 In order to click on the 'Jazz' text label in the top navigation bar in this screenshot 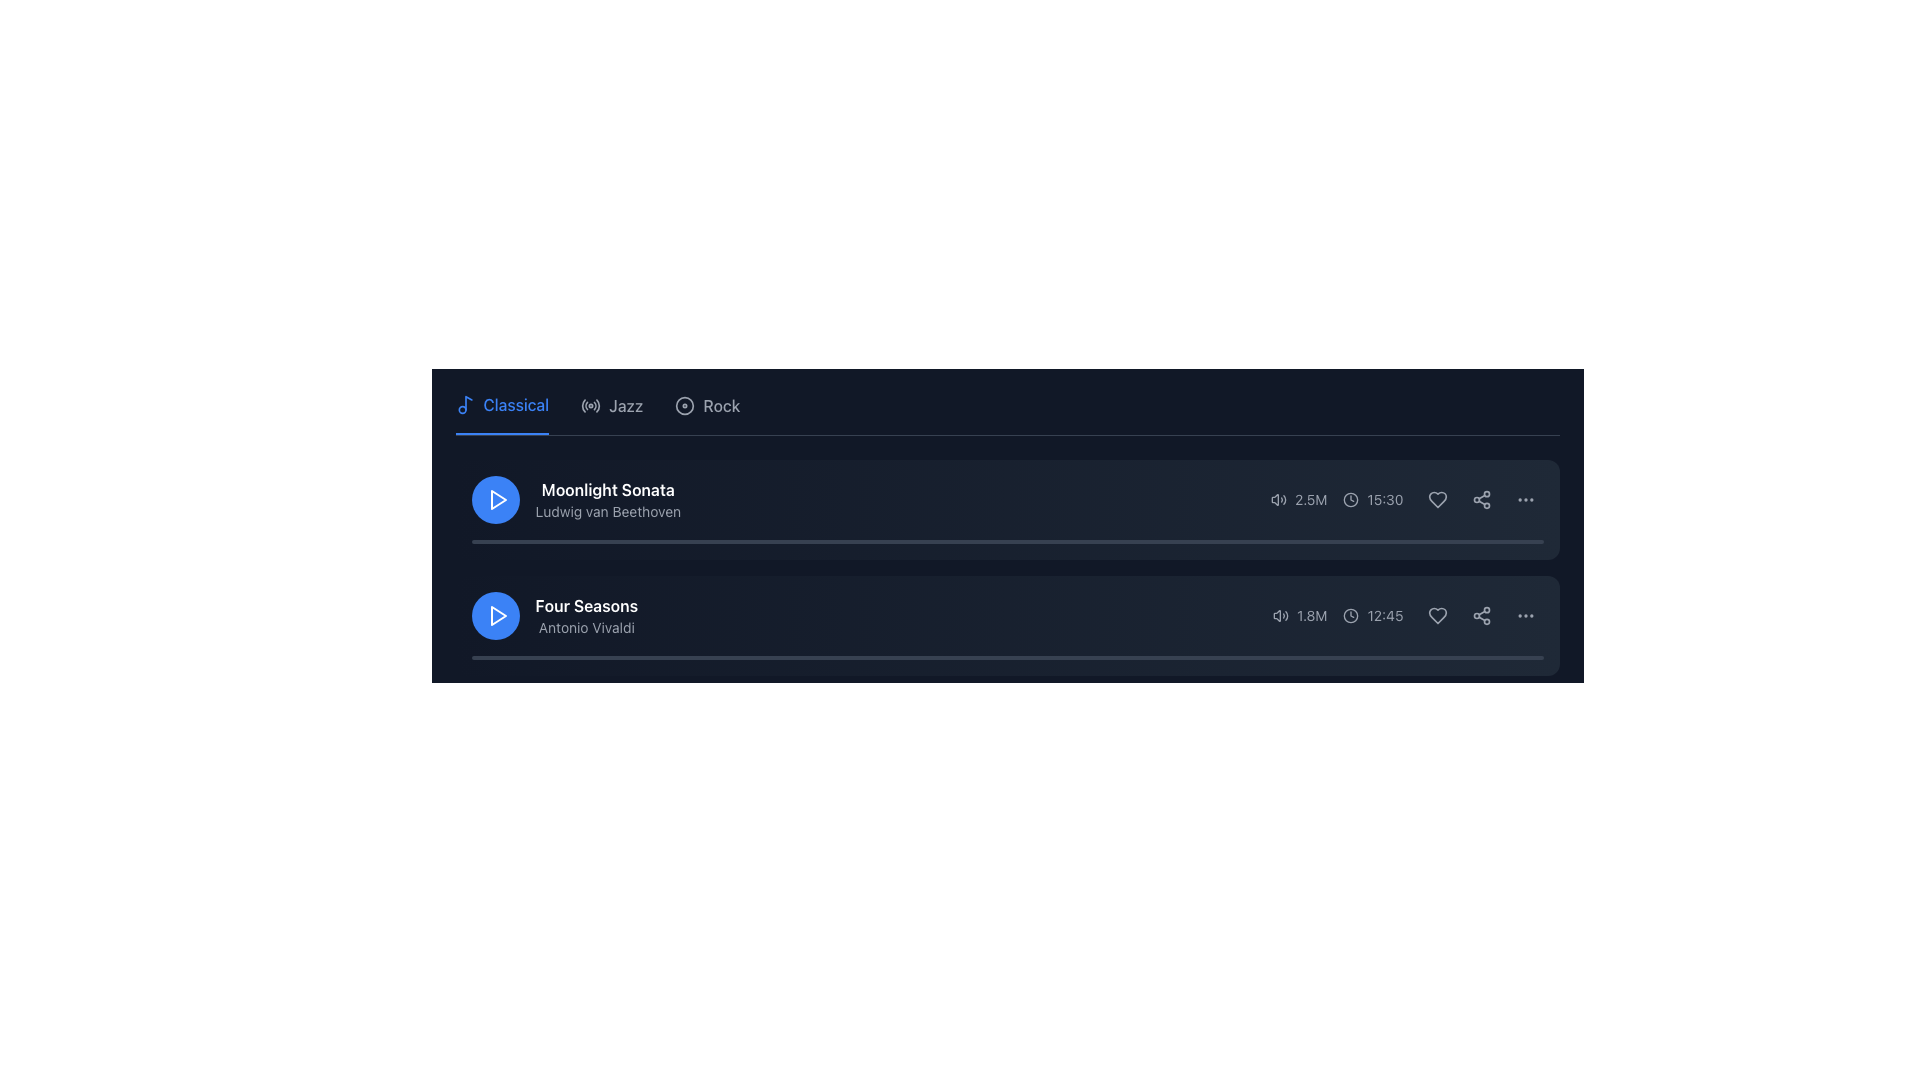, I will do `click(625, 405)`.